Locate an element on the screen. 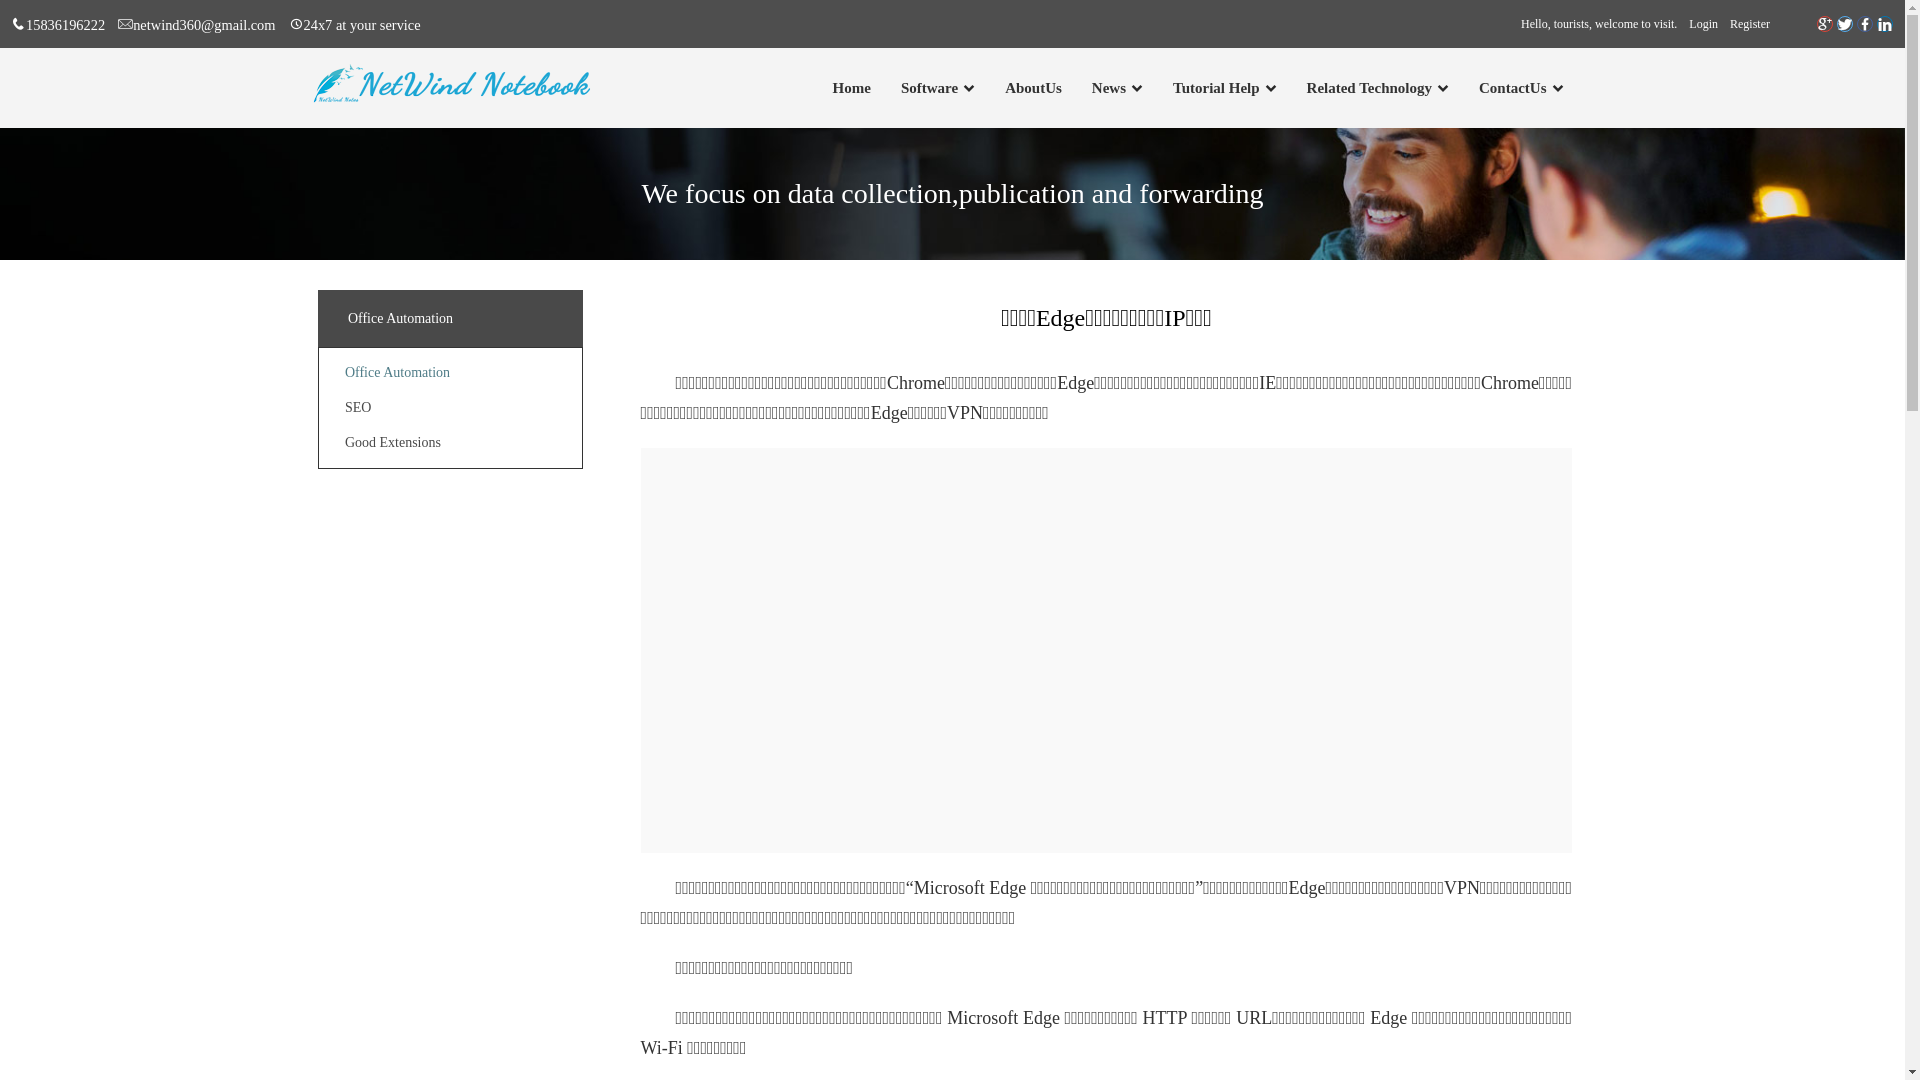  'Home' is located at coordinates (851, 87).